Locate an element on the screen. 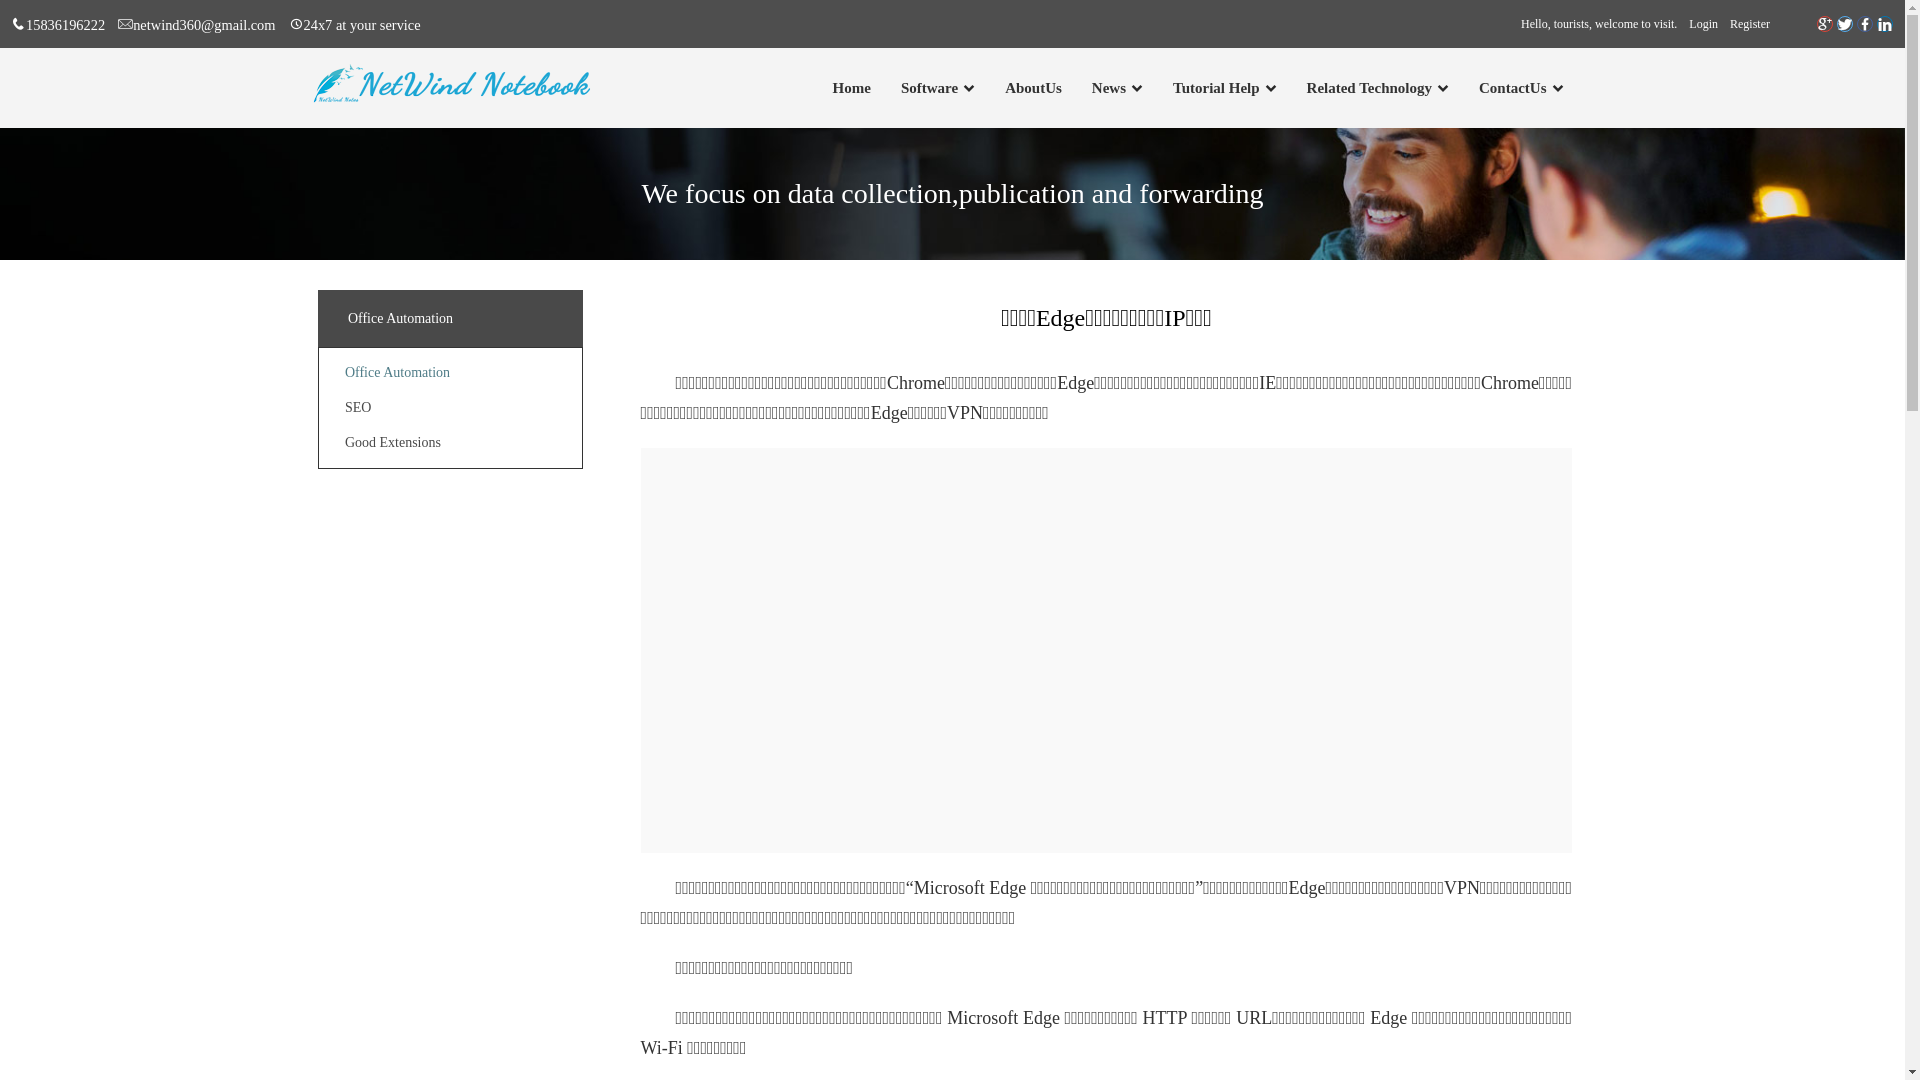  'Home' is located at coordinates (851, 87).